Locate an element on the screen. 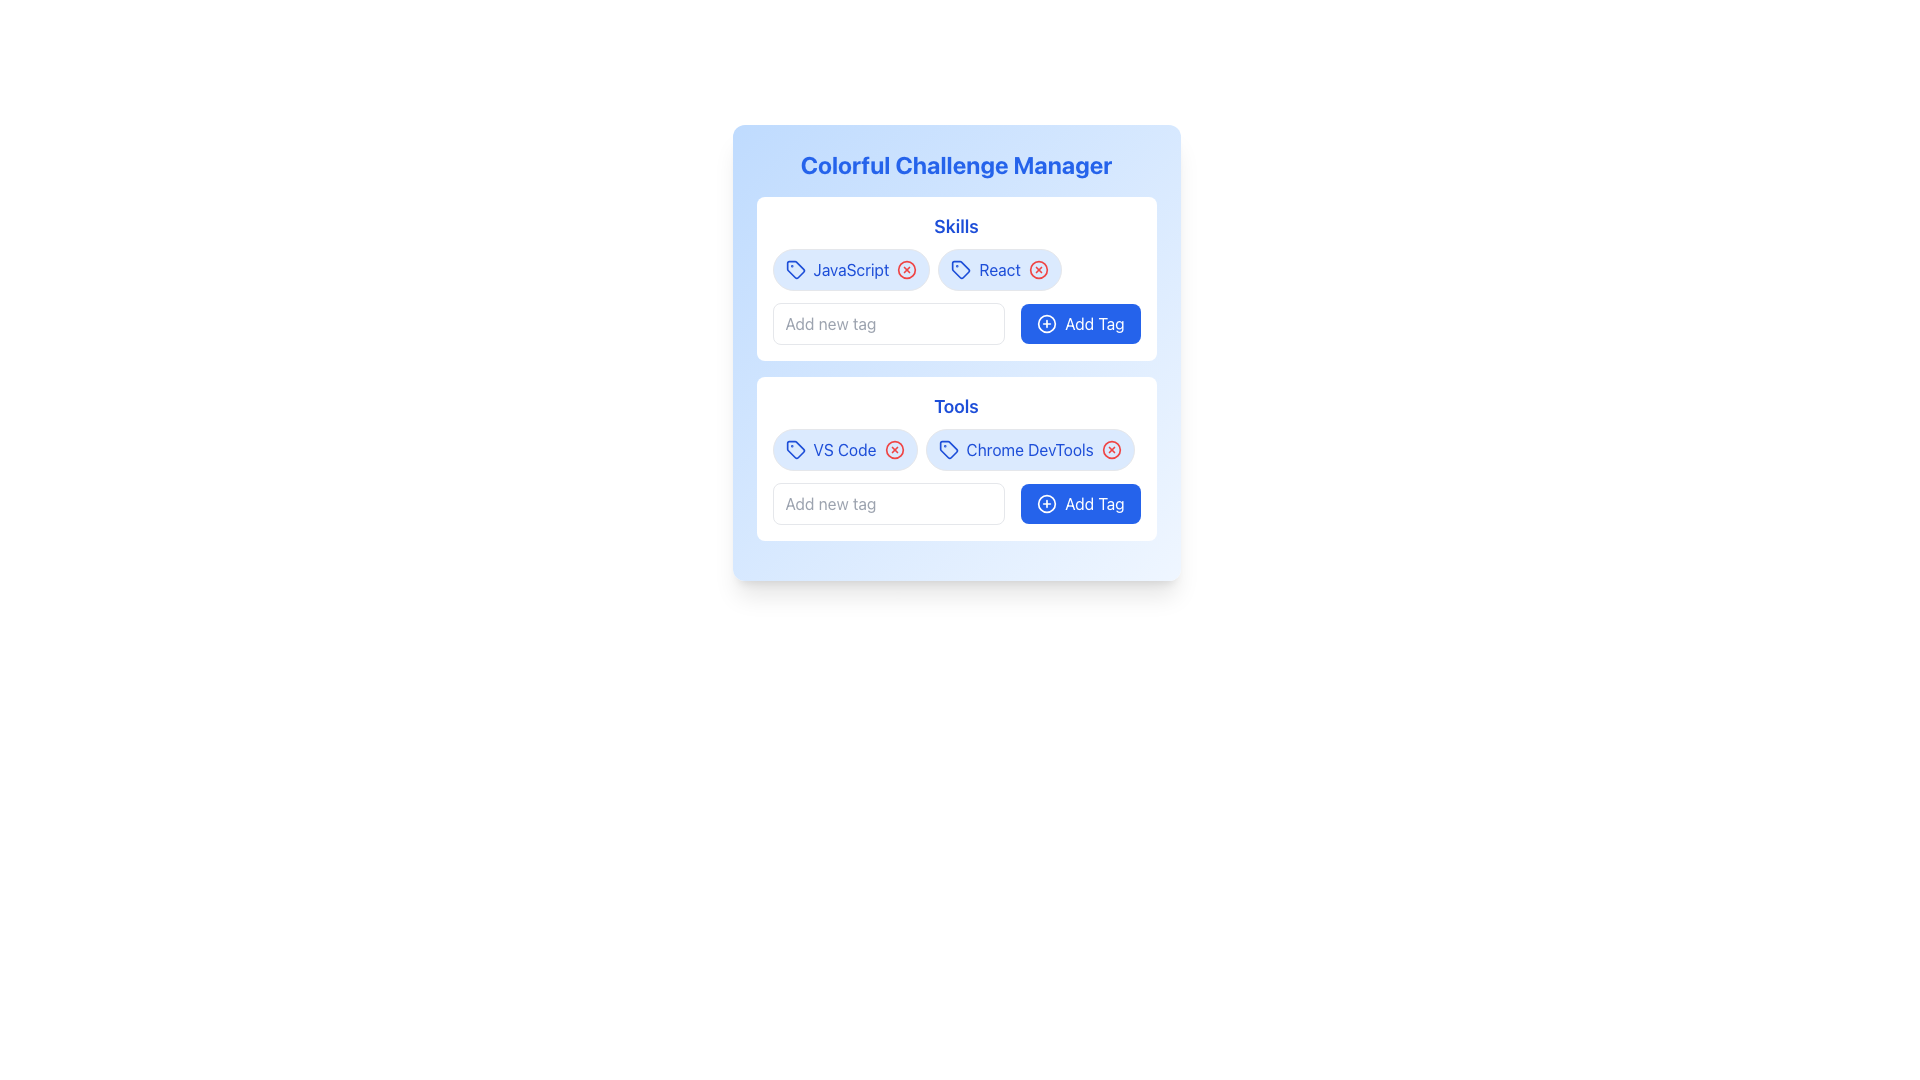 Image resolution: width=1920 pixels, height=1080 pixels. the 'JavaScript' skill tag element with a remove option, which is a rounded rectangle with a light blue background, located in the 'Skills' section is located at coordinates (851, 270).